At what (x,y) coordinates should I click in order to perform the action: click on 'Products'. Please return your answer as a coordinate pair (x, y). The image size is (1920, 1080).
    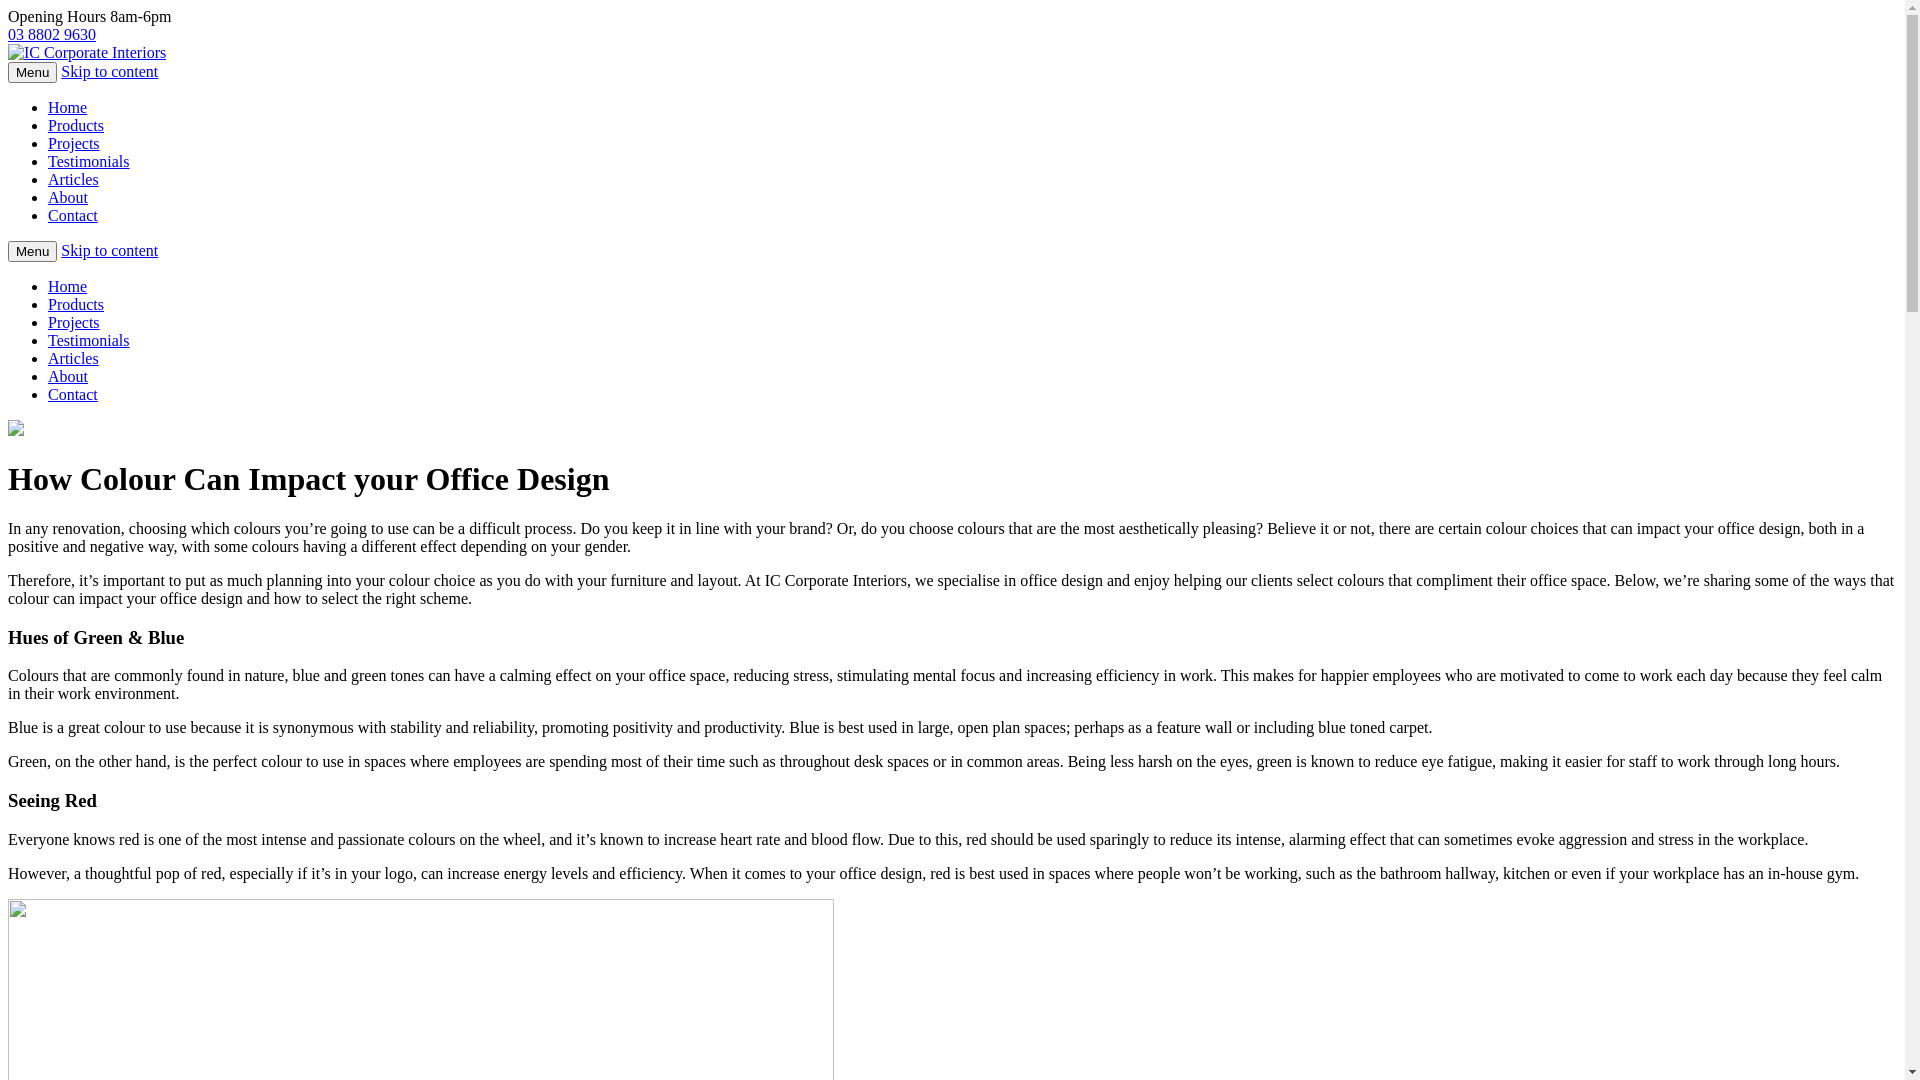
    Looking at the image, I should click on (48, 125).